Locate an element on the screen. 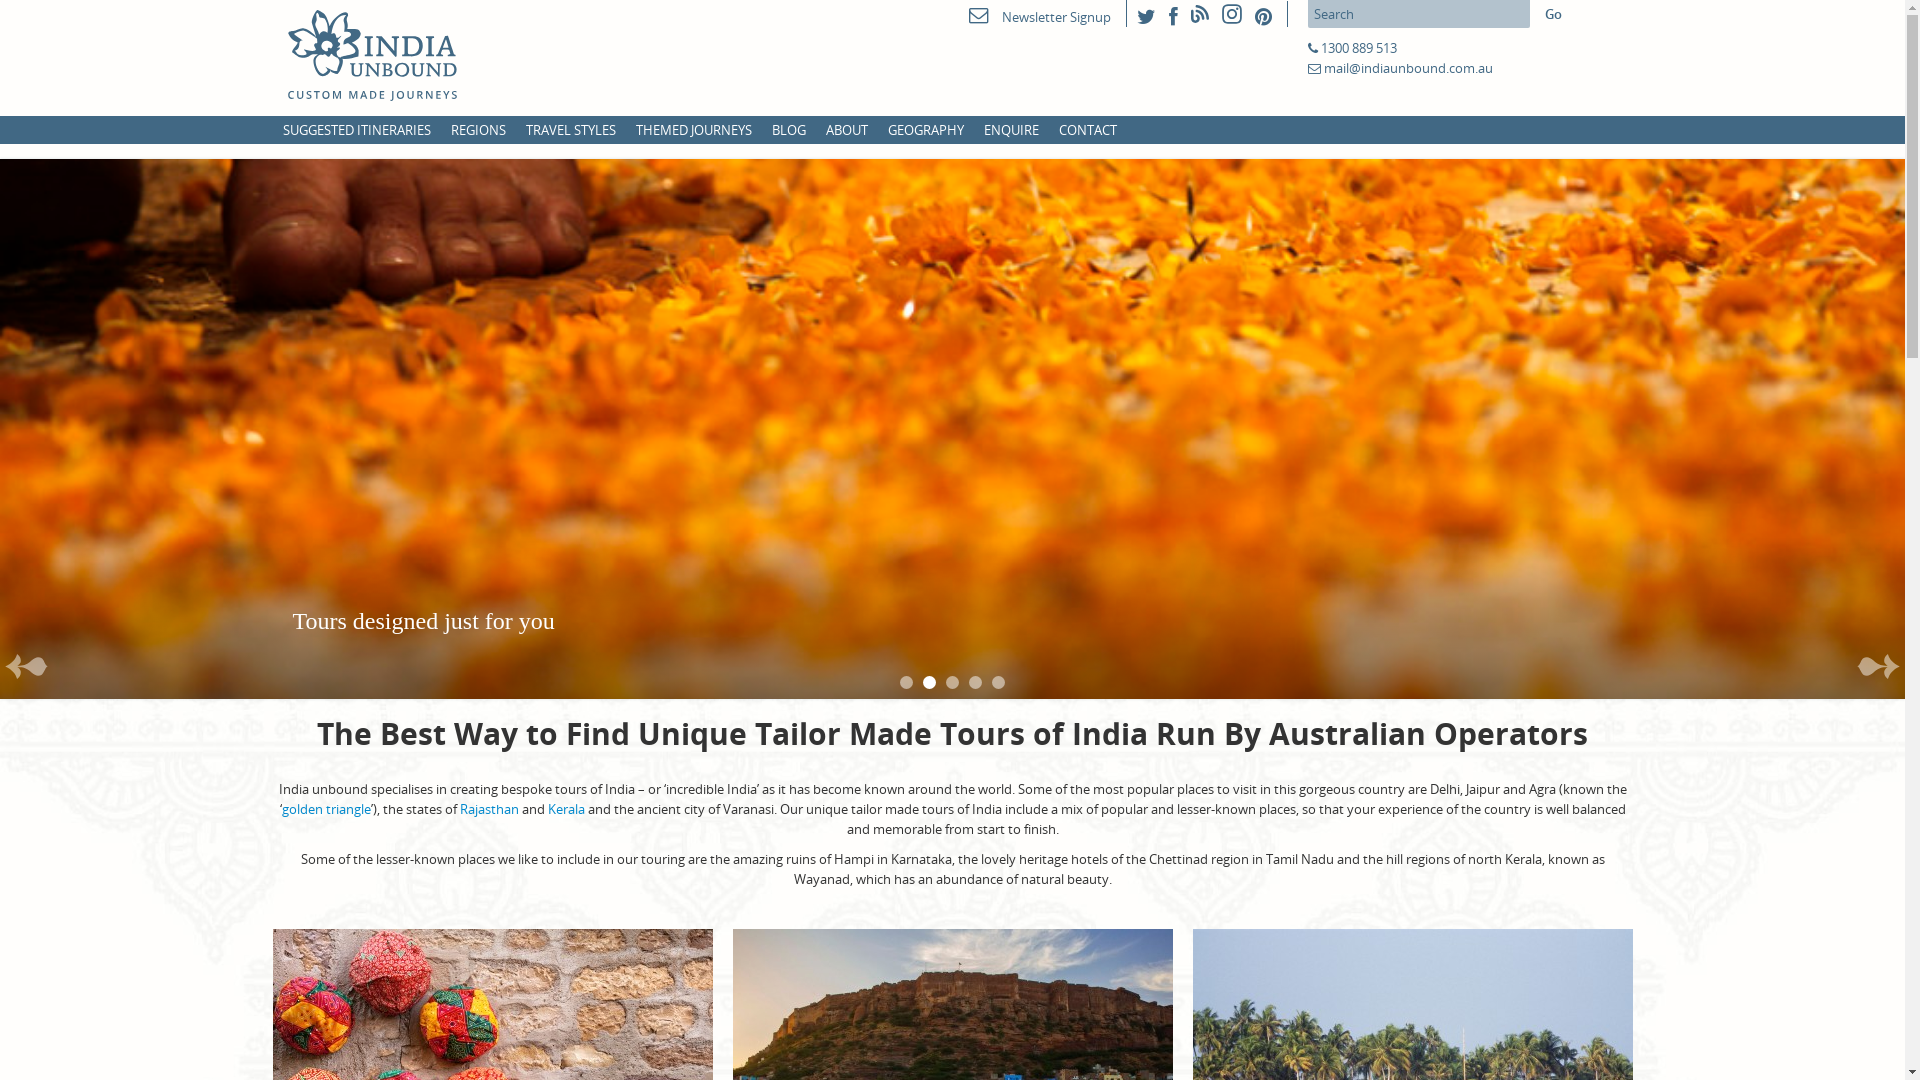 Image resolution: width=1920 pixels, height=1080 pixels. 'ENQUIRE' is located at coordinates (1011, 130).